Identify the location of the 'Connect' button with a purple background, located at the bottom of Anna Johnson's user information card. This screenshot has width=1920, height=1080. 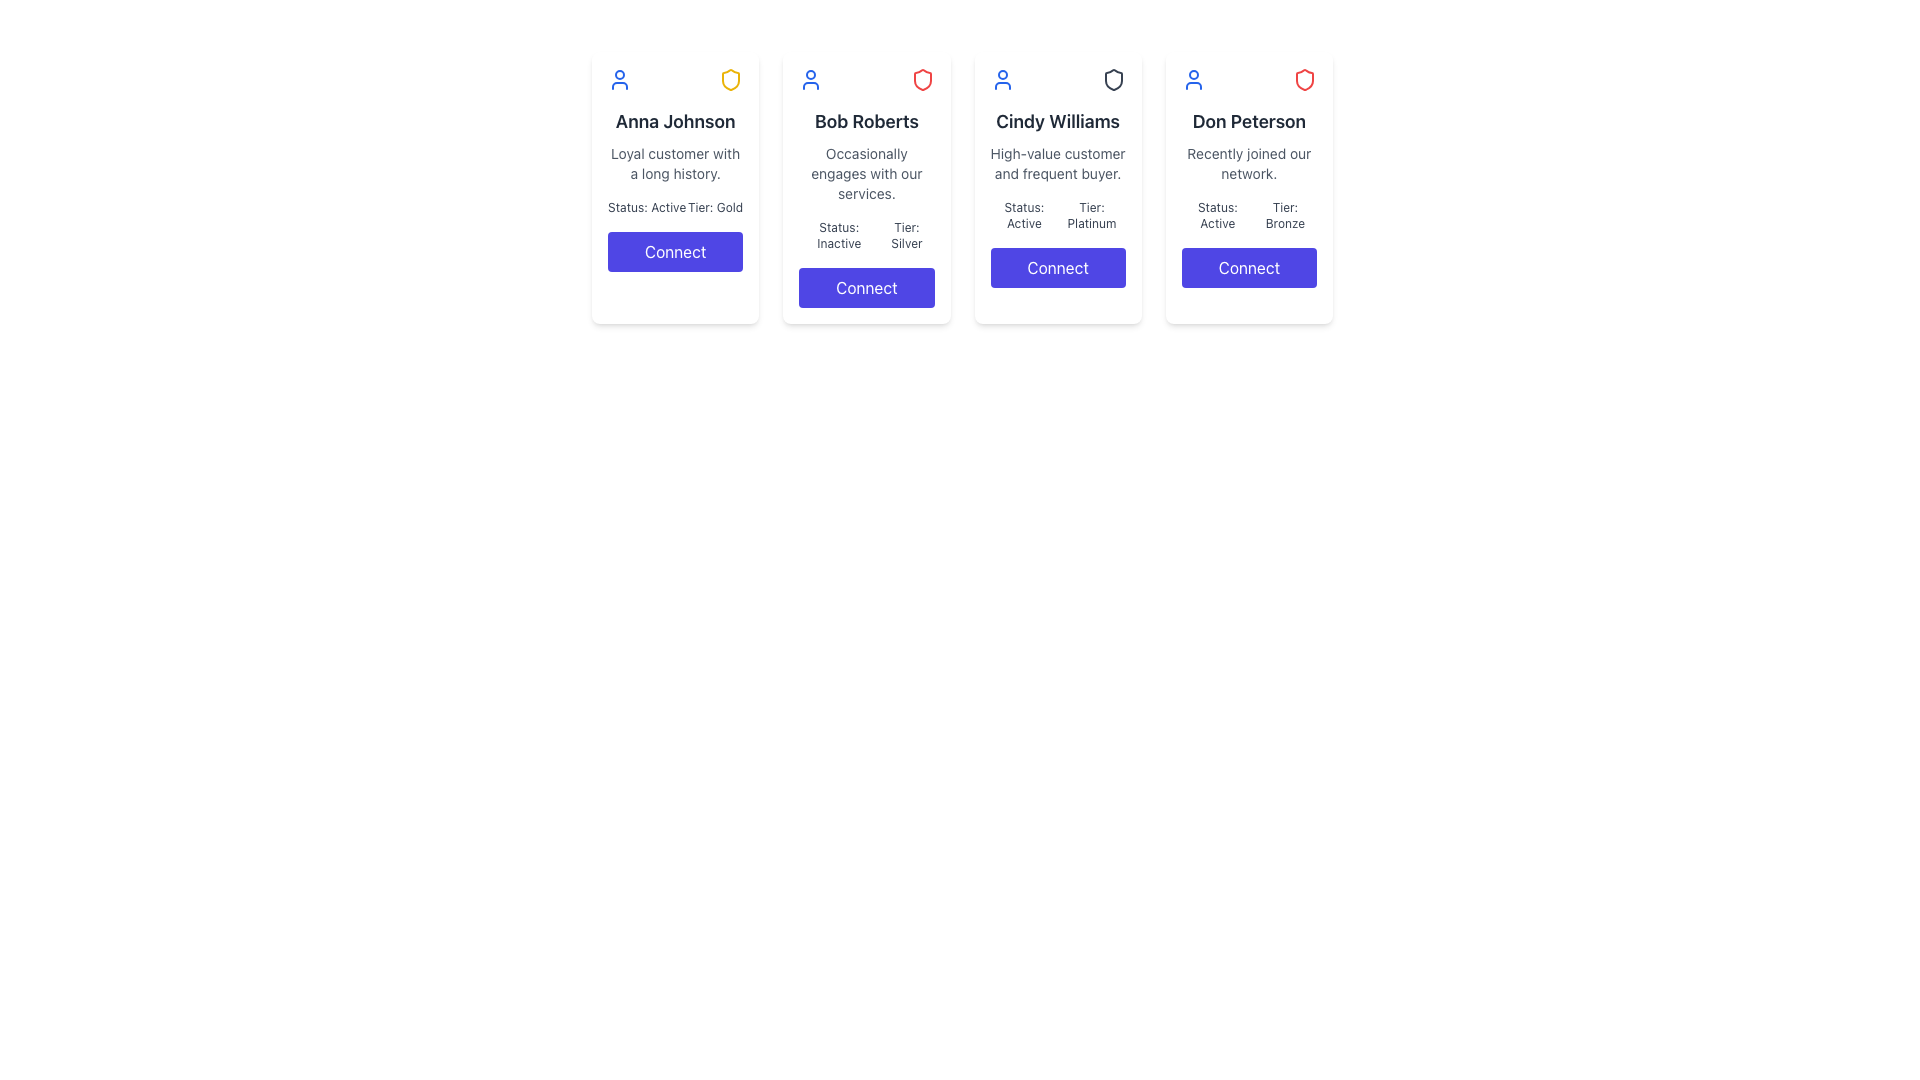
(675, 250).